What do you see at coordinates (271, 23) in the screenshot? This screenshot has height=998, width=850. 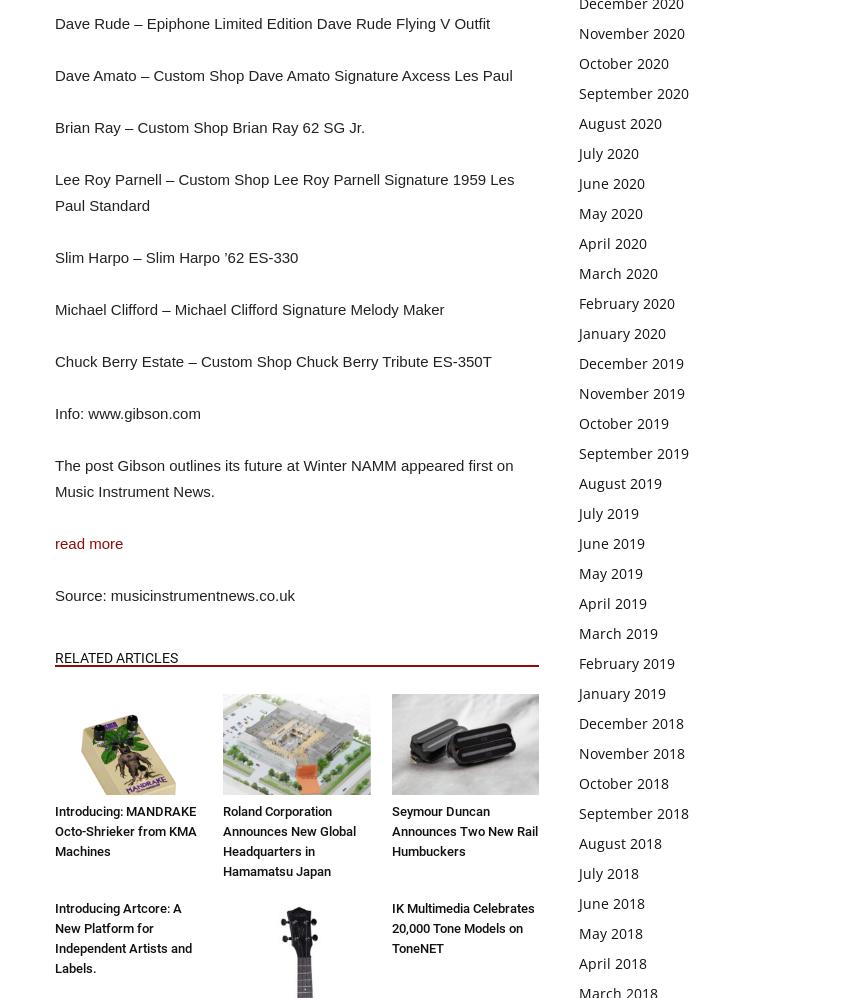 I see `'Dave Rude – Epiphone Limited Edition Dave Rude Flying V Outfit'` at bounding box center [271, 23].